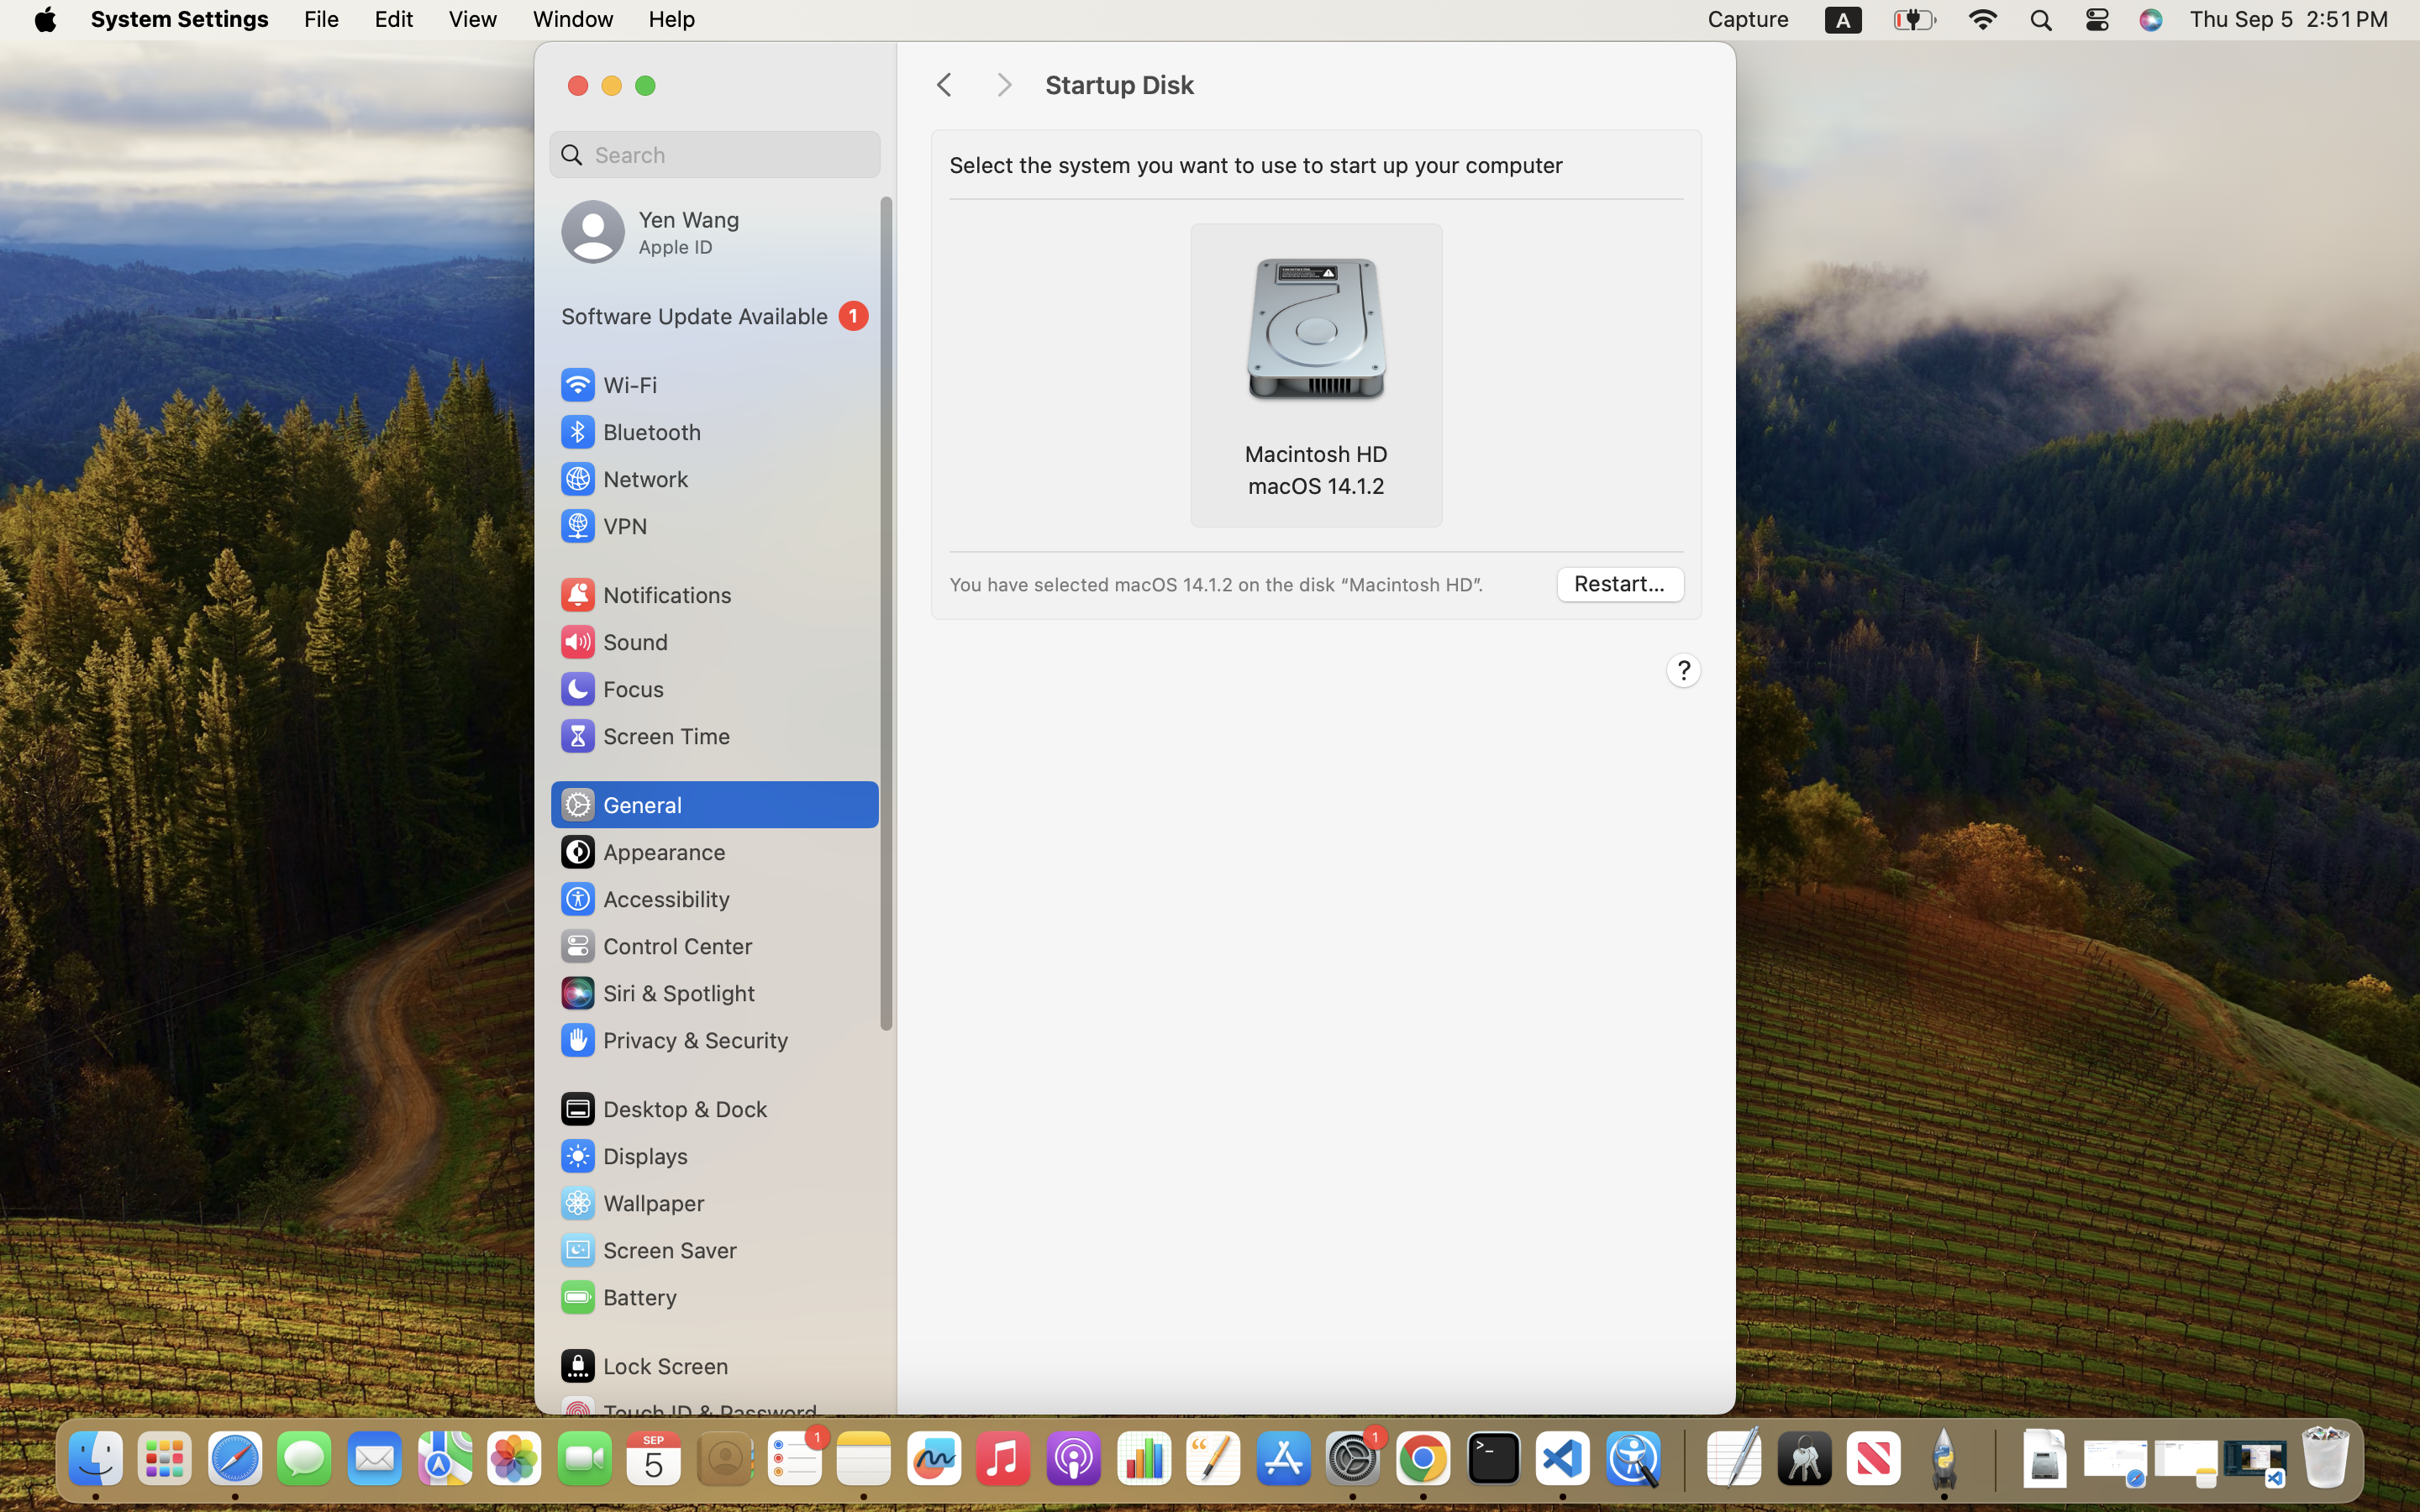 Image resolution: width=2420 pixels, height=1512 pixels. What do you see at coordinates (671, 1039) in the screenshot?
I see `'Privacy & Security'` at bounding box center [671, 1039].